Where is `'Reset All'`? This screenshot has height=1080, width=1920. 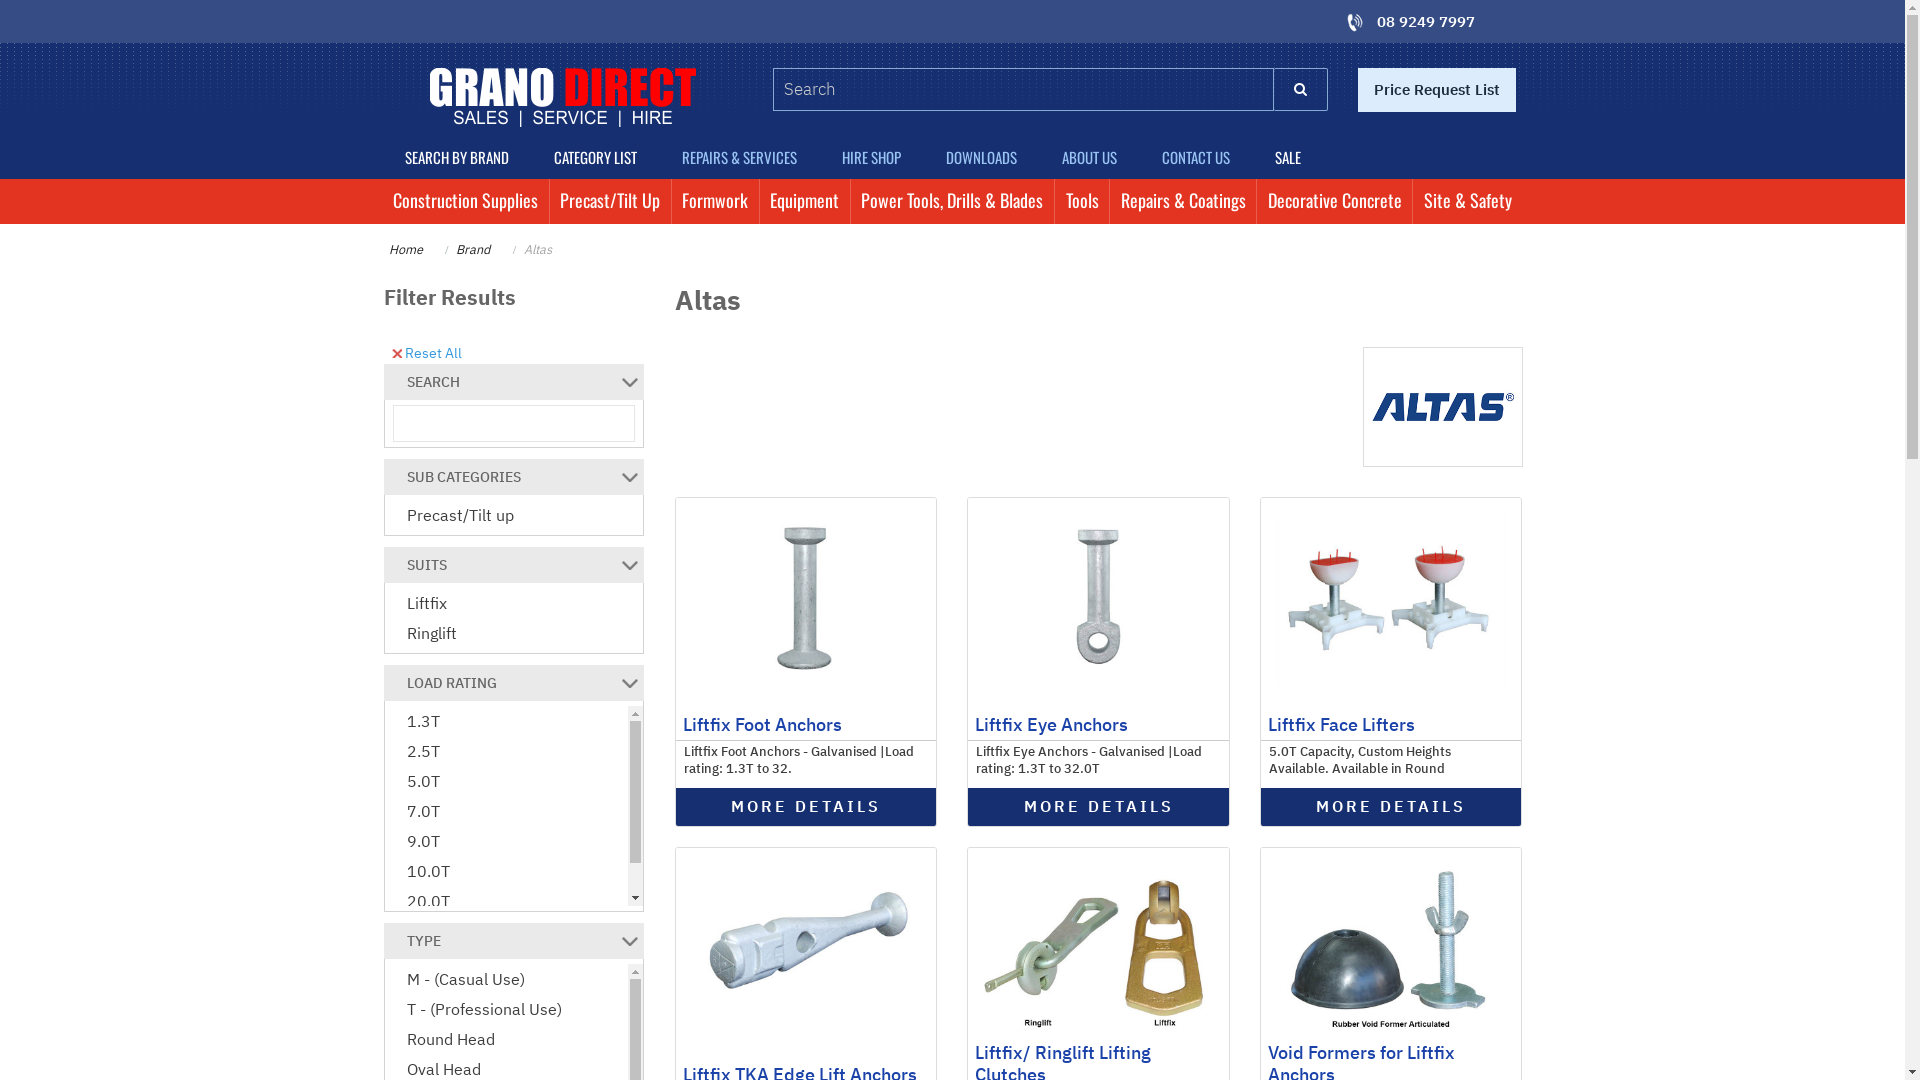 'Reset All' is located at coordinates (426, 350).